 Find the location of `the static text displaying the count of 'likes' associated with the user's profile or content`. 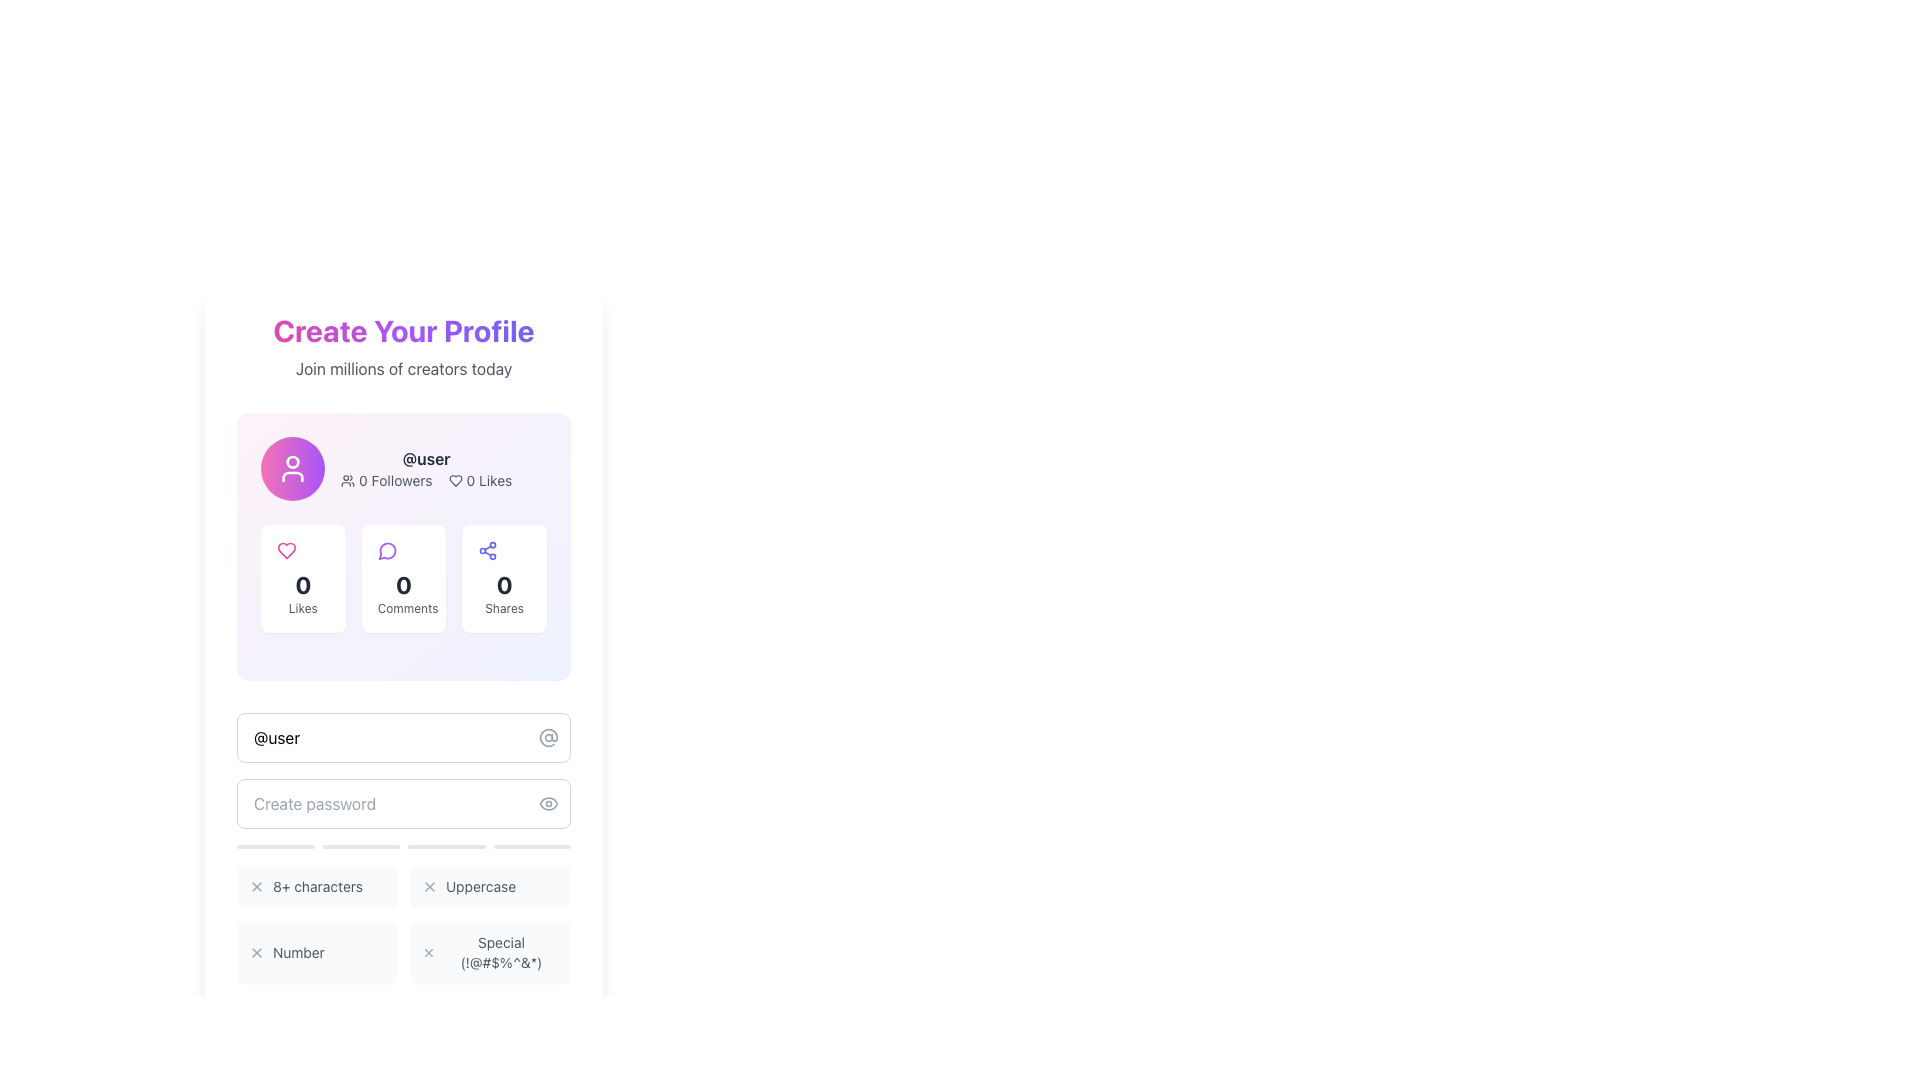

the static text displaying the count of 'likes' associated with the user's profile or content is located at coordinates (480, 481).